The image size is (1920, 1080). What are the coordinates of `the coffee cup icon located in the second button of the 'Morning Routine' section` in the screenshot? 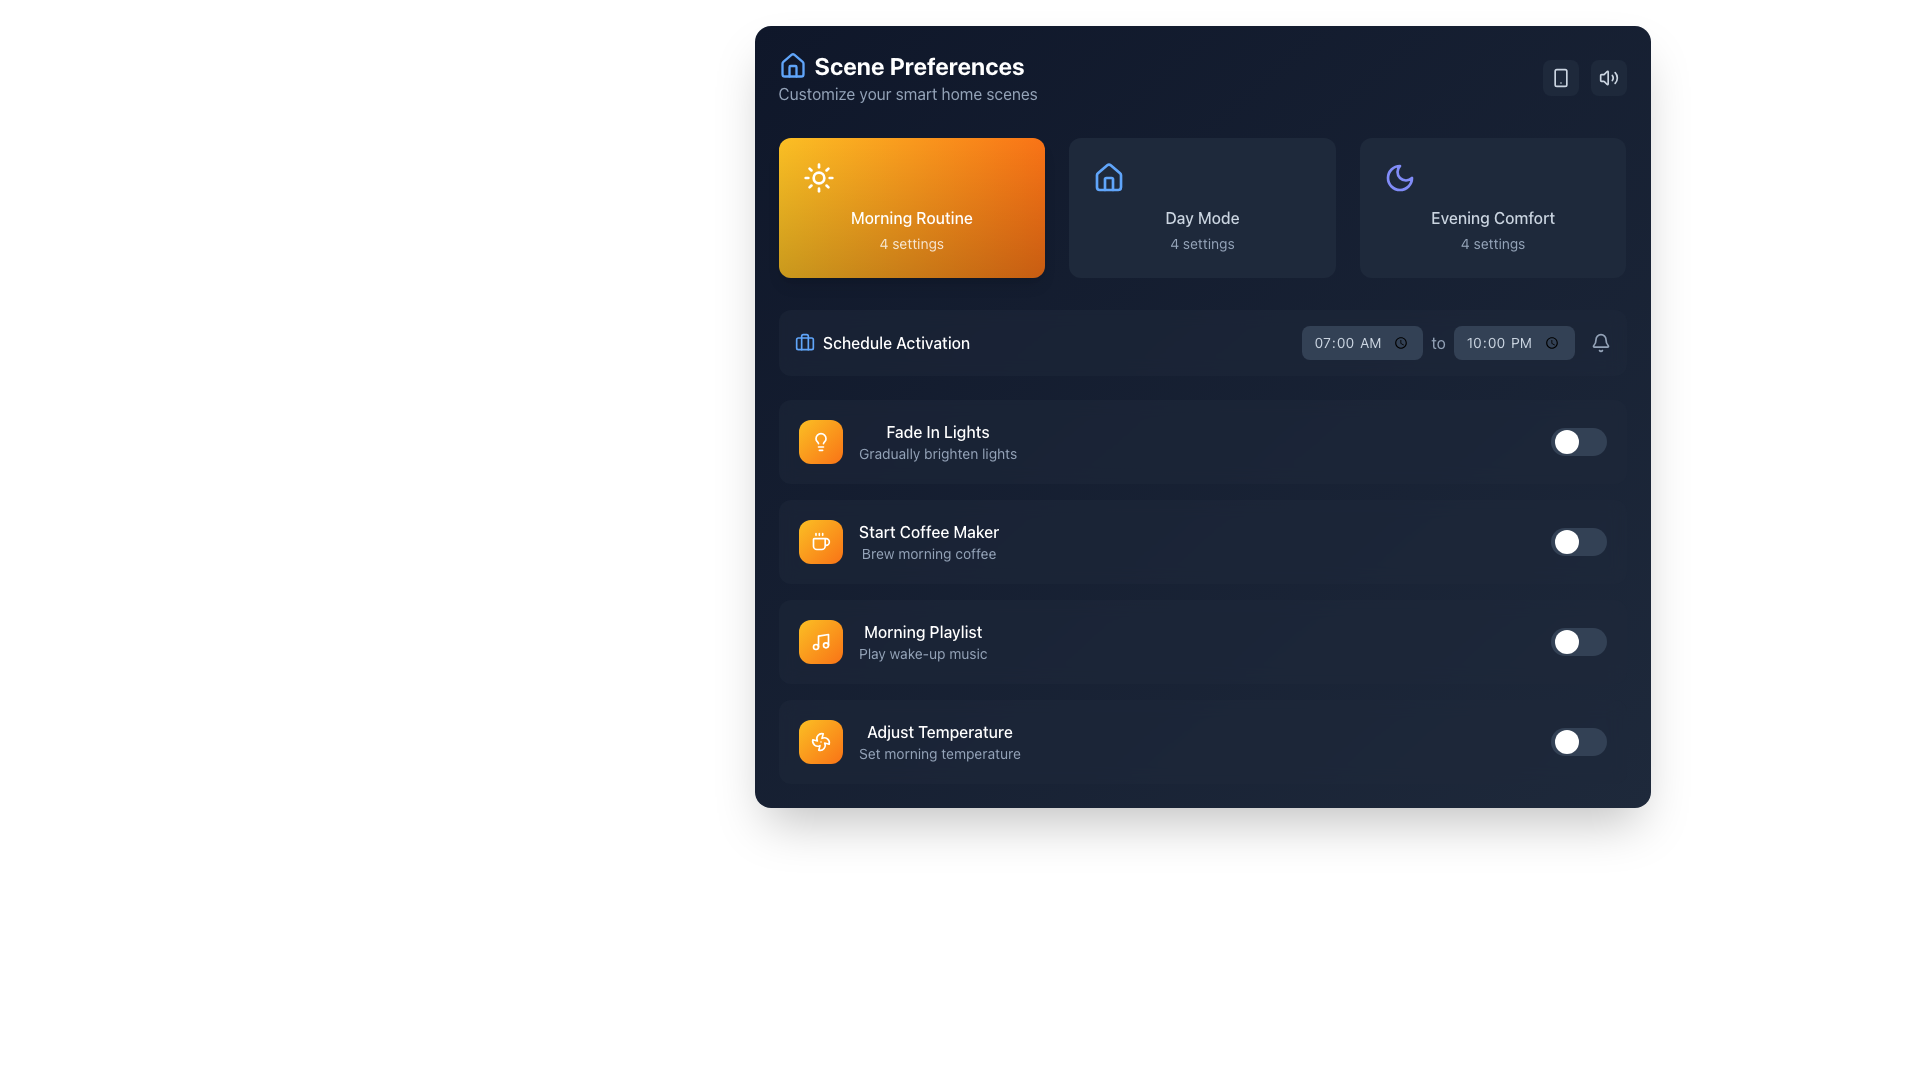 It's located at (820, 542).